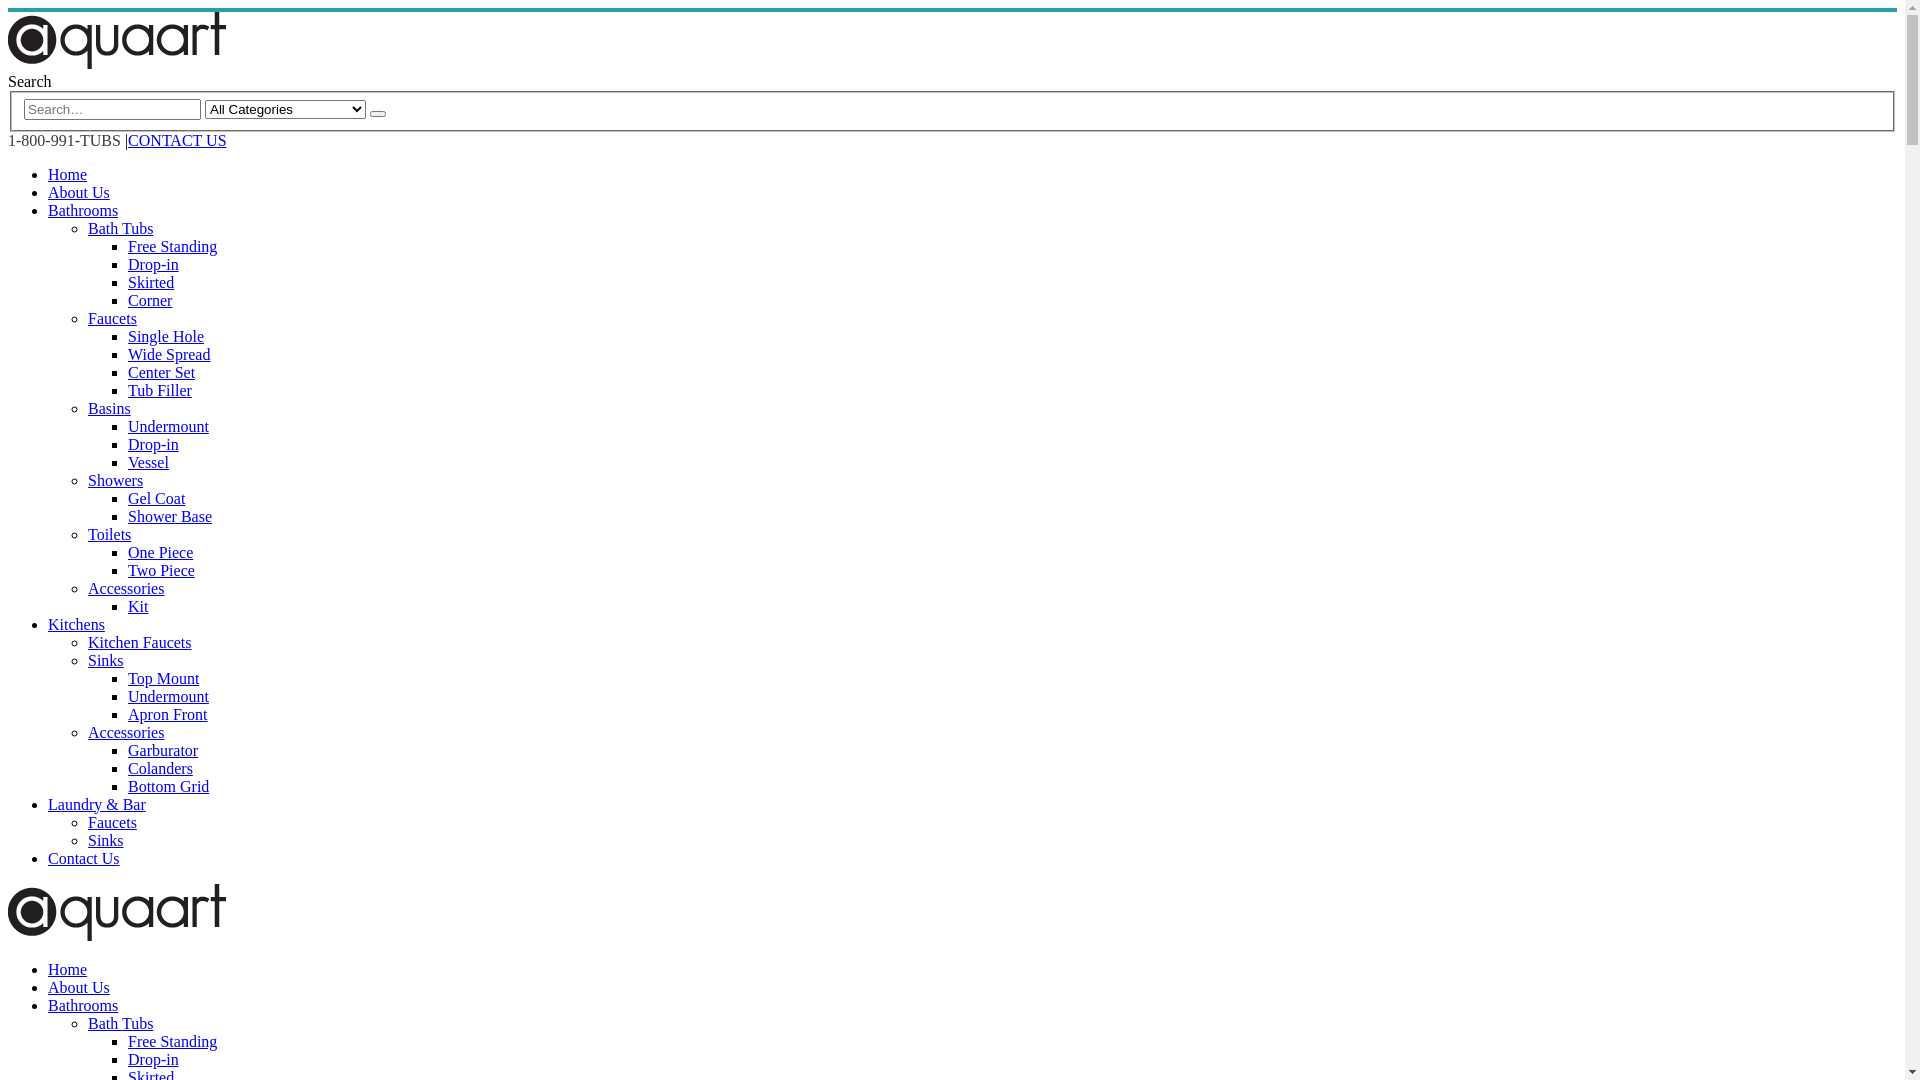 This screenshot has height=1080, width=1920. What do you see at coordinates (168, 713) in the screenshot?
I see `'Apron Front'` at bounding box center [168, 713].